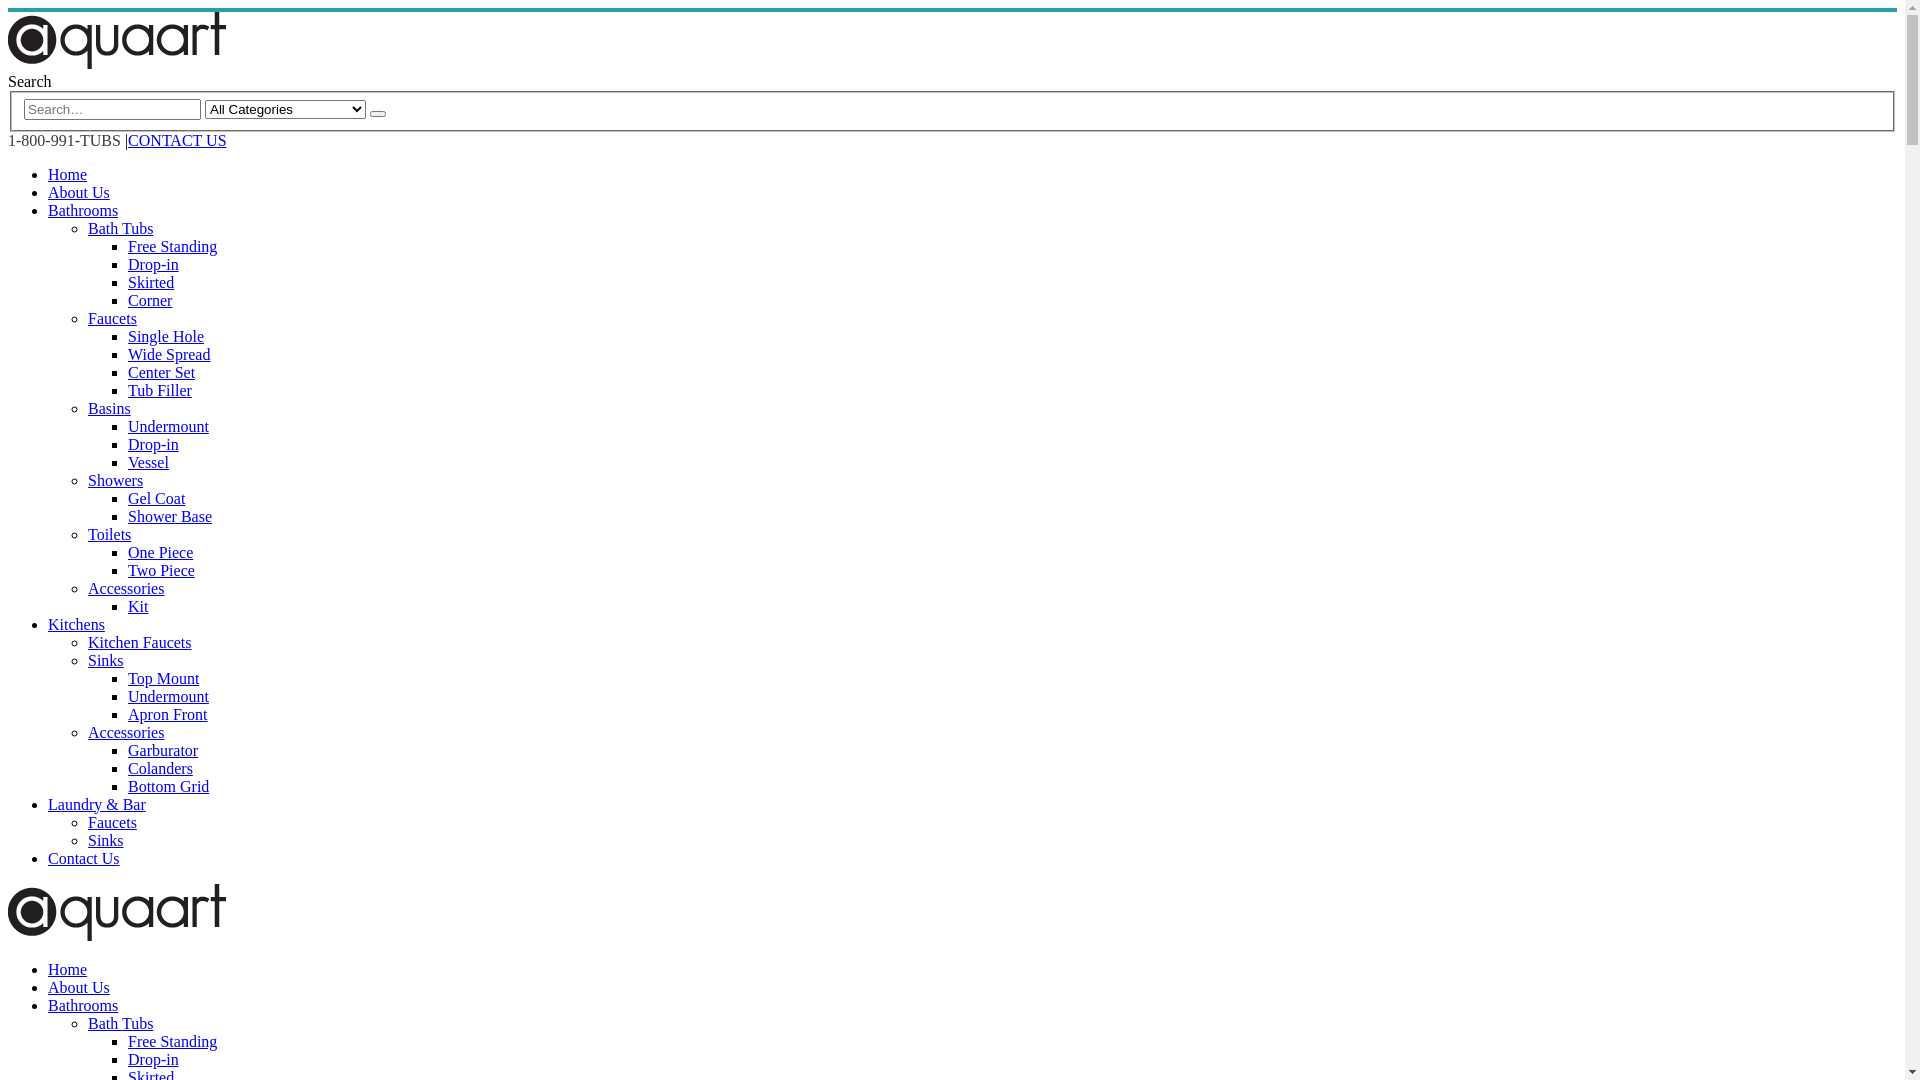 This screenshot has height=1080, width=1920. What do you see at coordinates (168, 713) in the screenshot?
I see `'Apron Front'` at bounding box center [168, 713].